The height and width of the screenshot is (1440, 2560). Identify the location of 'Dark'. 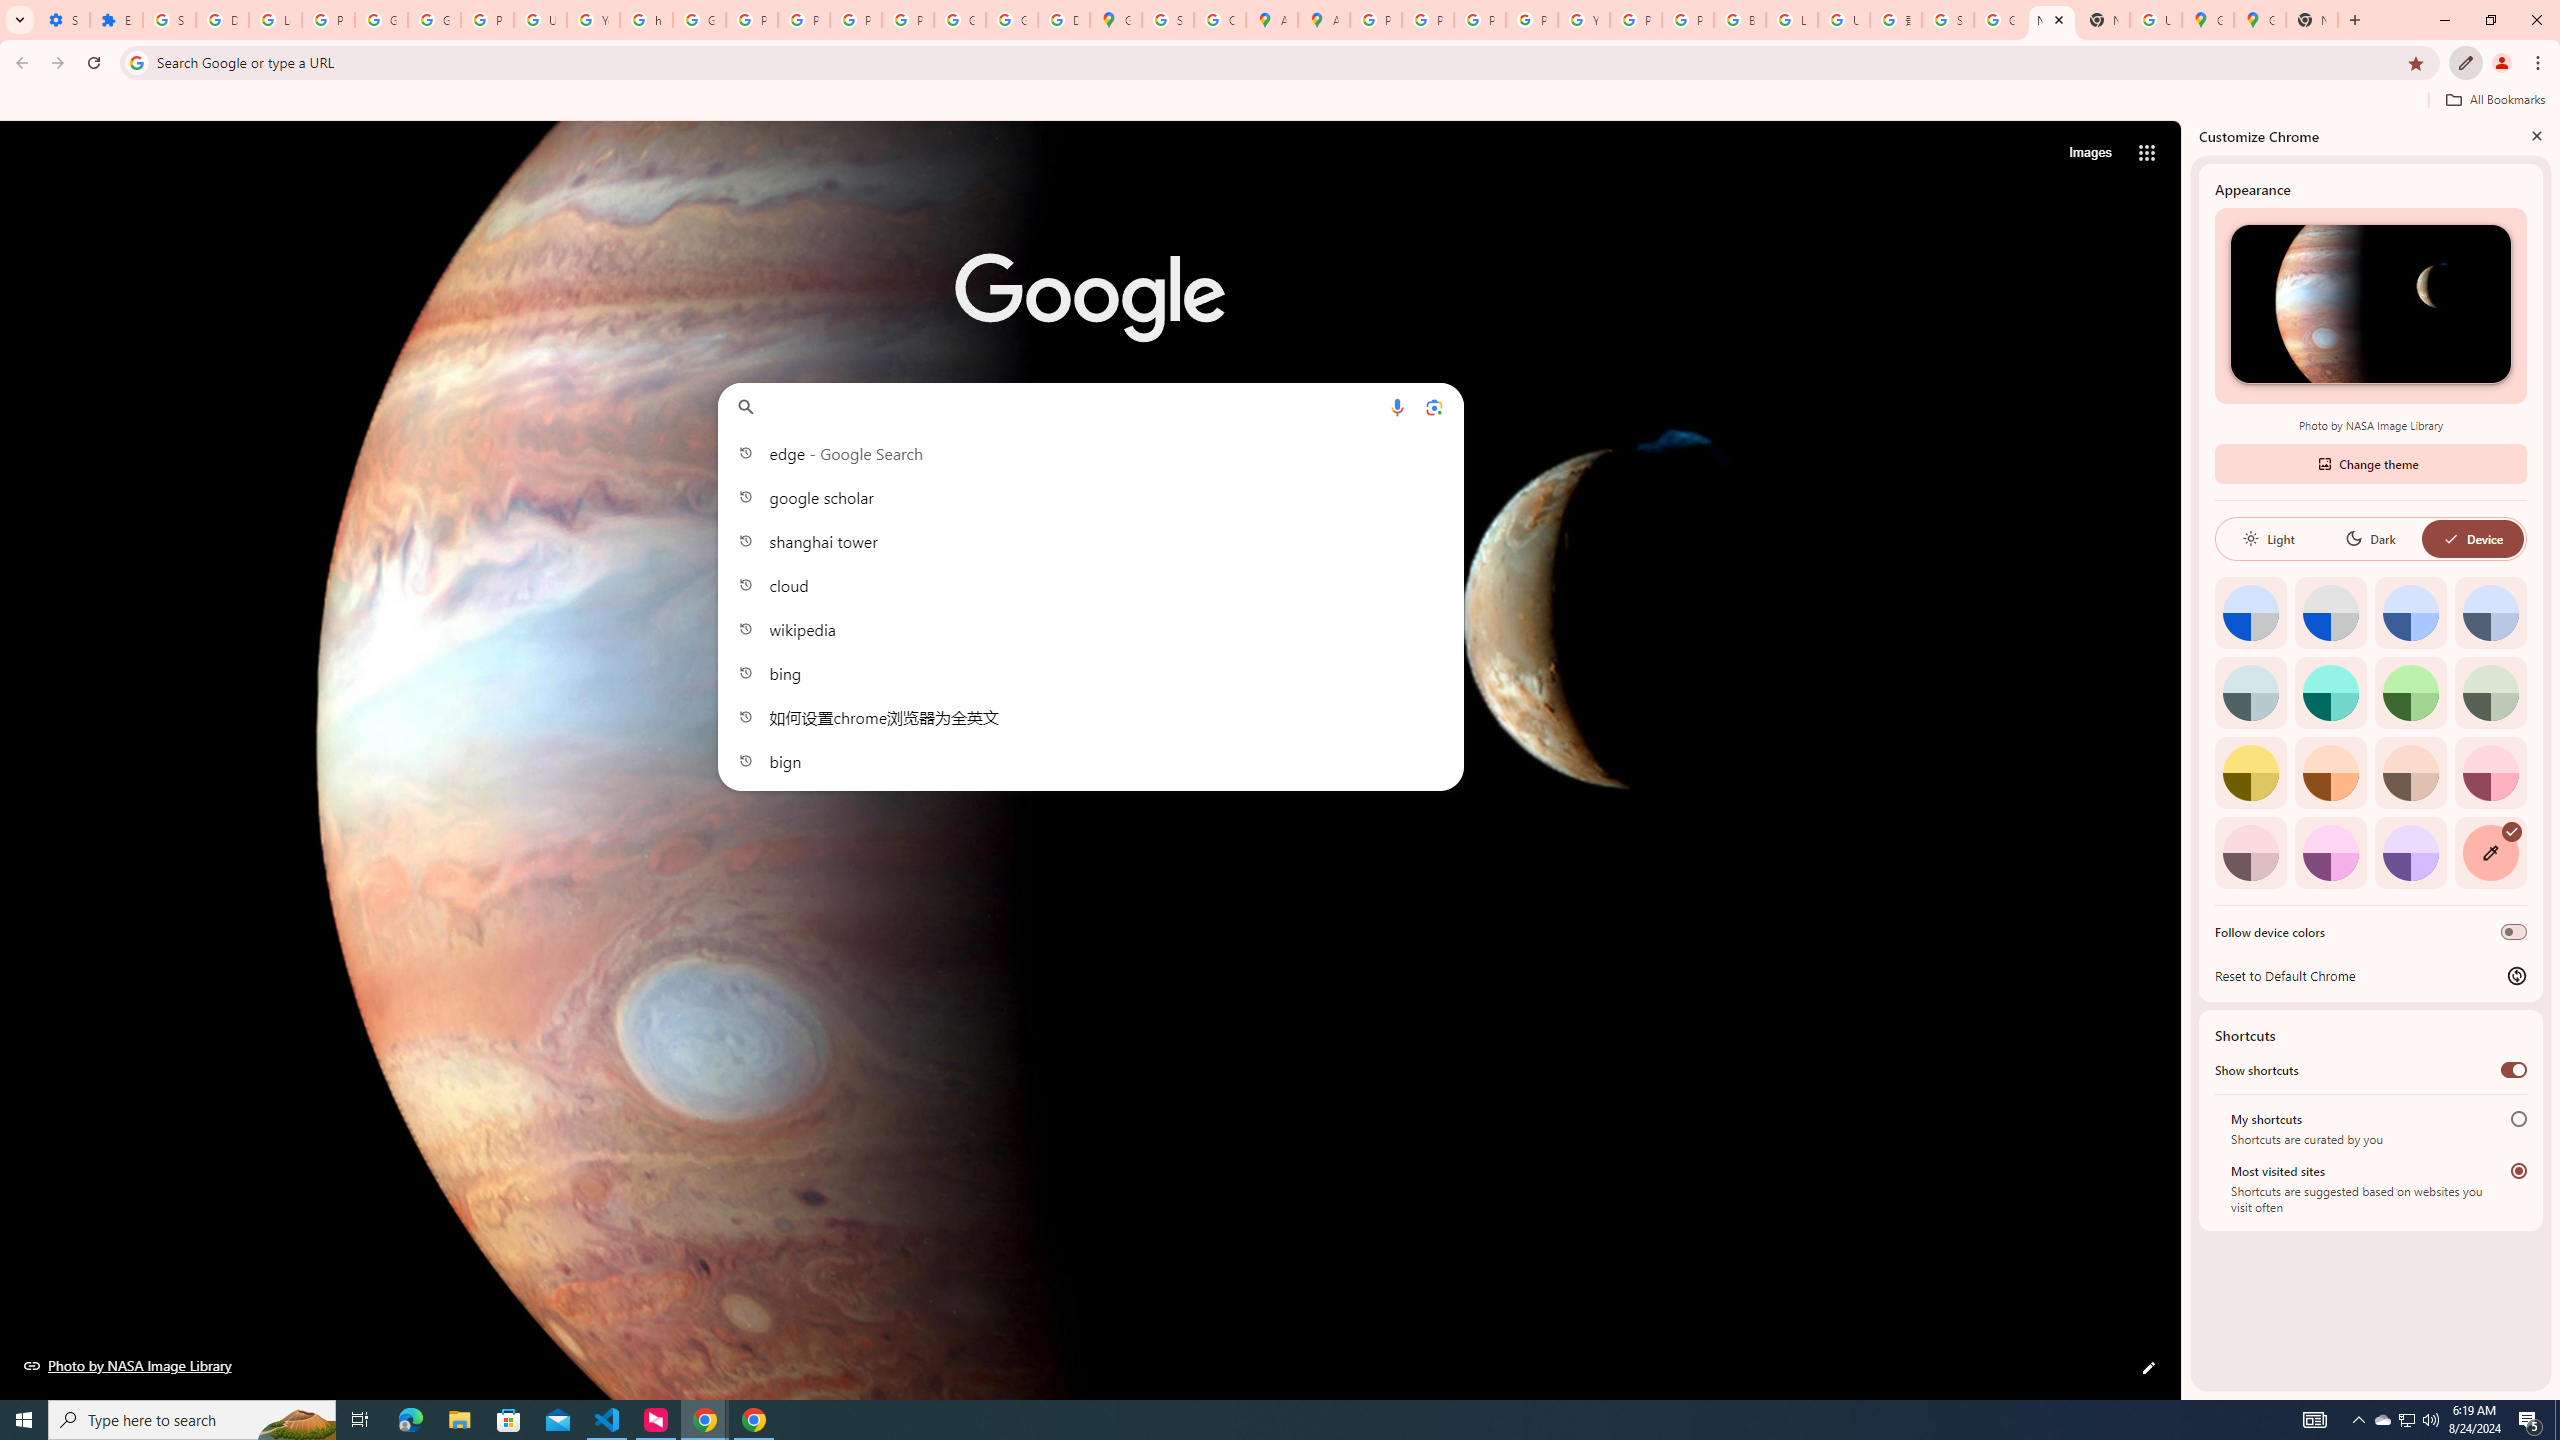
(2369, 537).